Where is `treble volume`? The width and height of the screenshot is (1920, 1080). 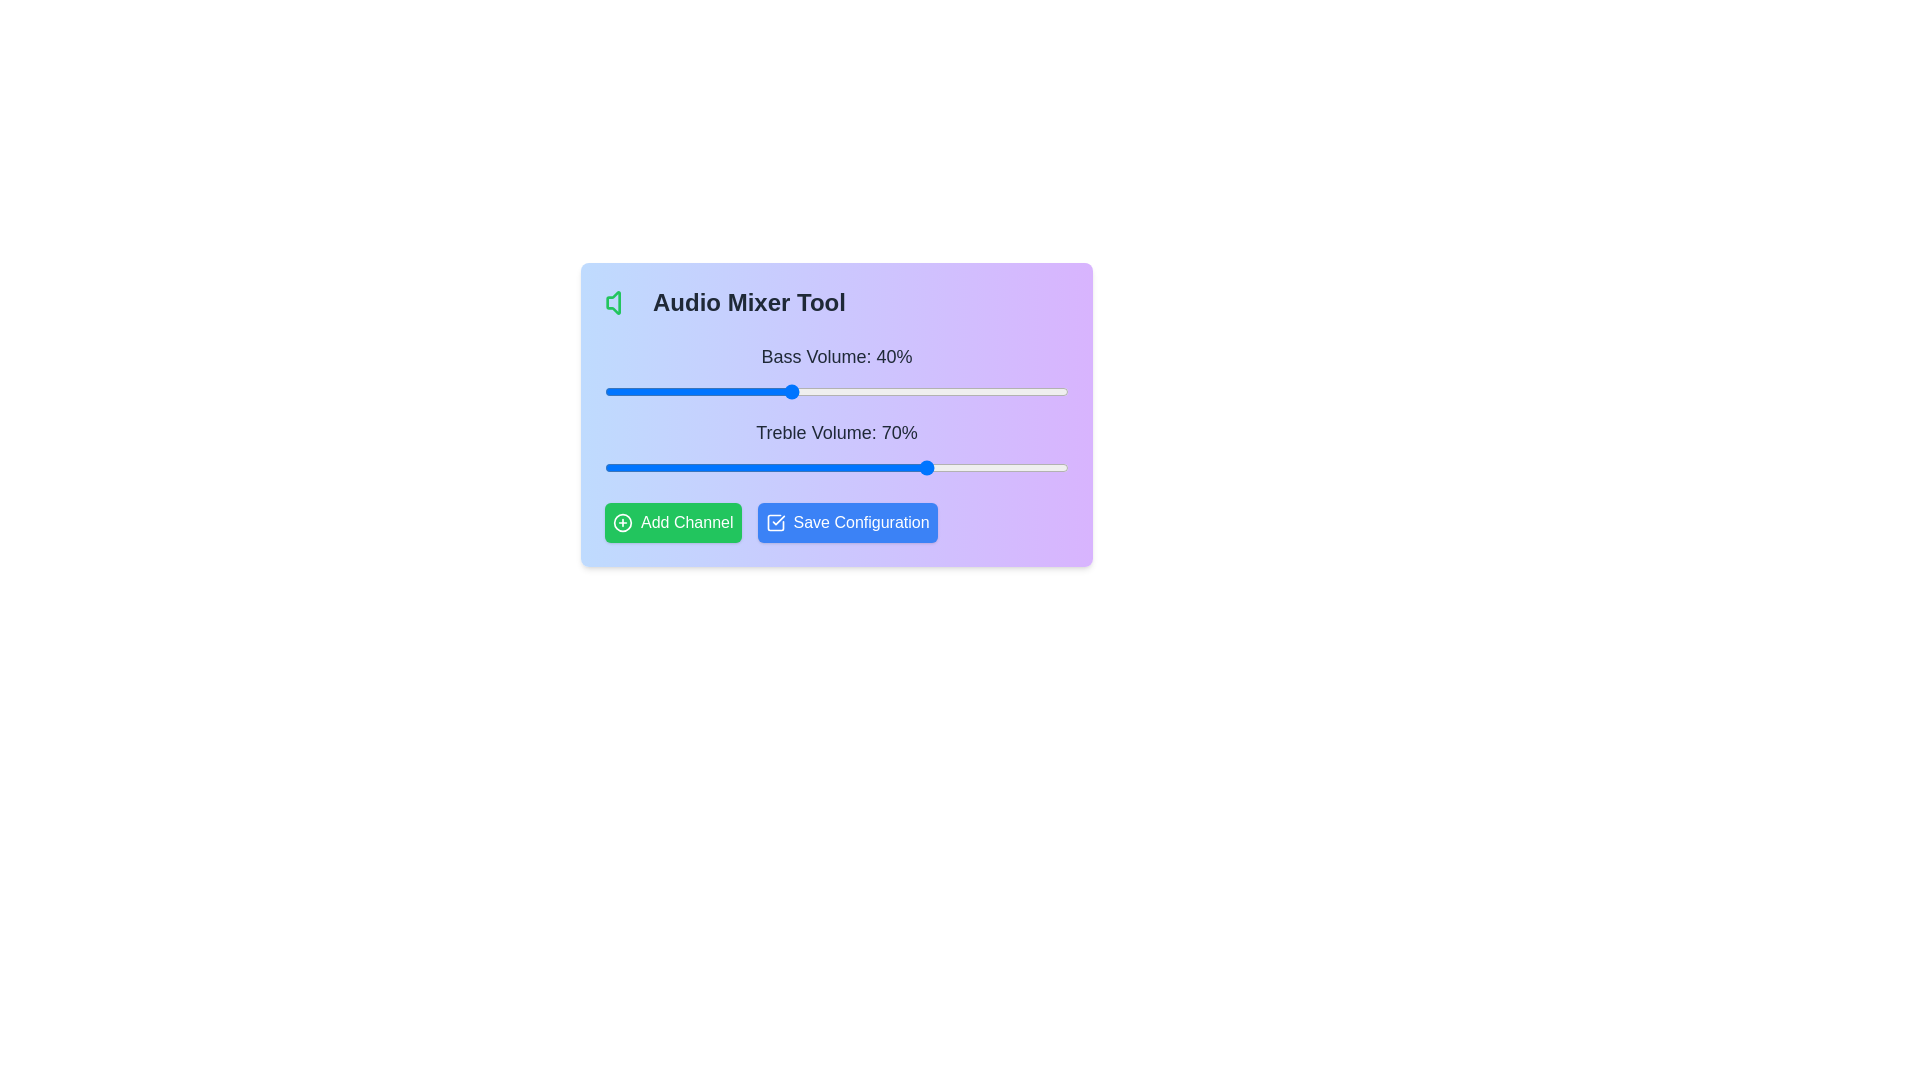 treble volume is located at coordinates (864, 467).